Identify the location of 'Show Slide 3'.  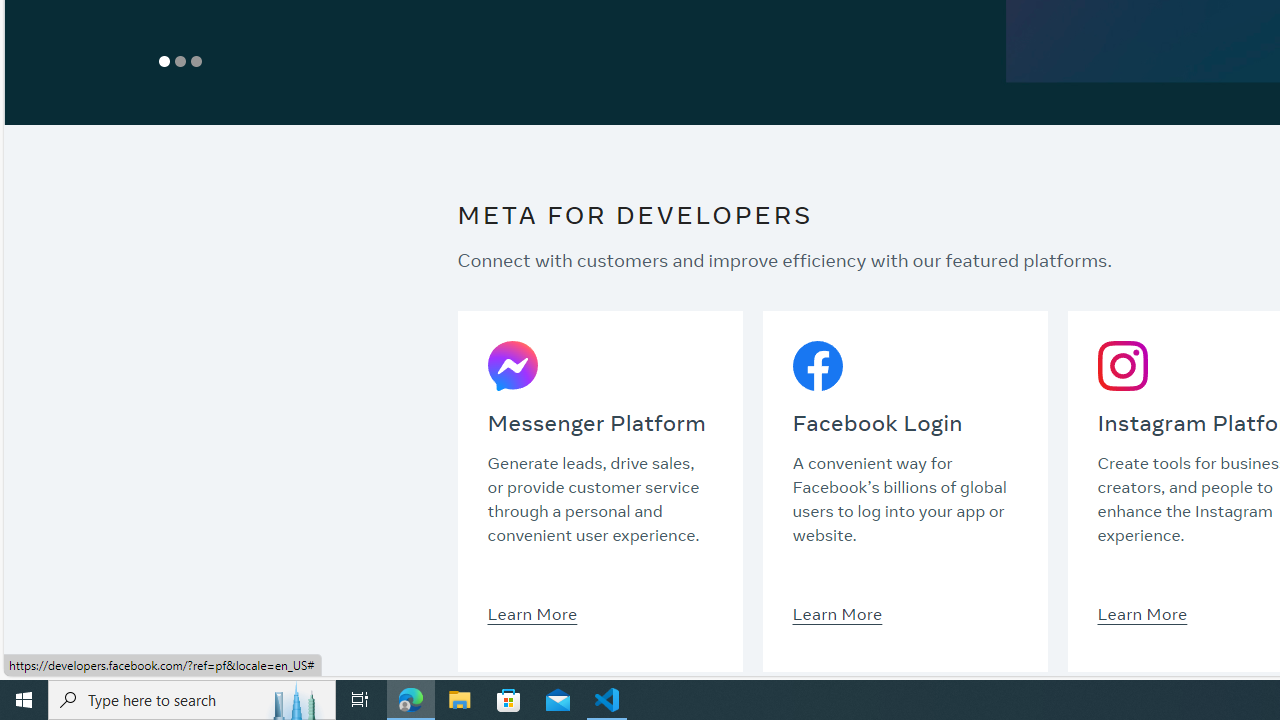
(197, 60).